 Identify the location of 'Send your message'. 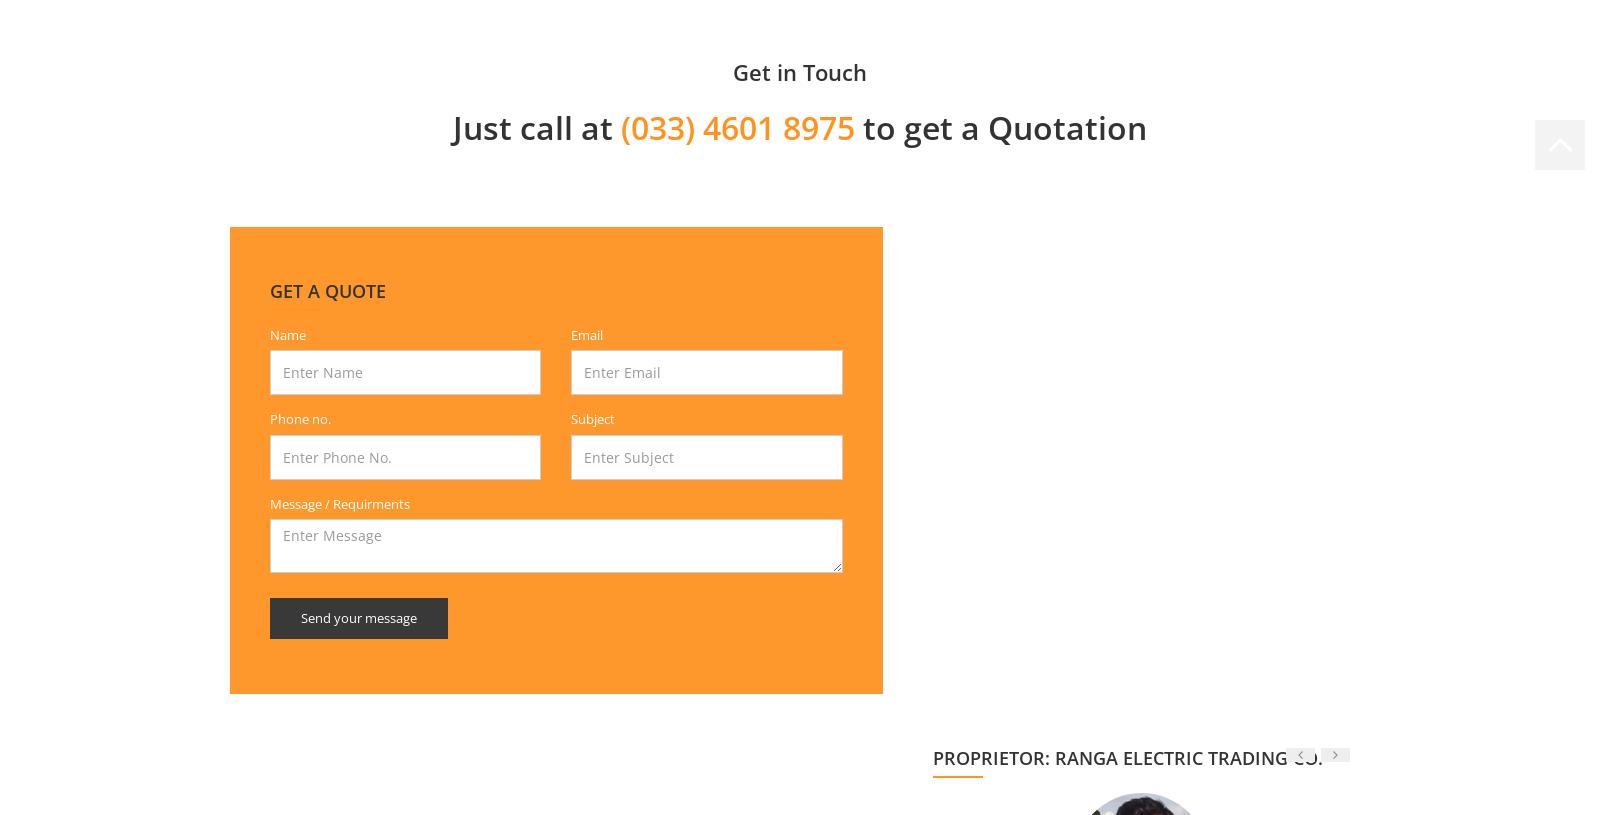
(359, 617).